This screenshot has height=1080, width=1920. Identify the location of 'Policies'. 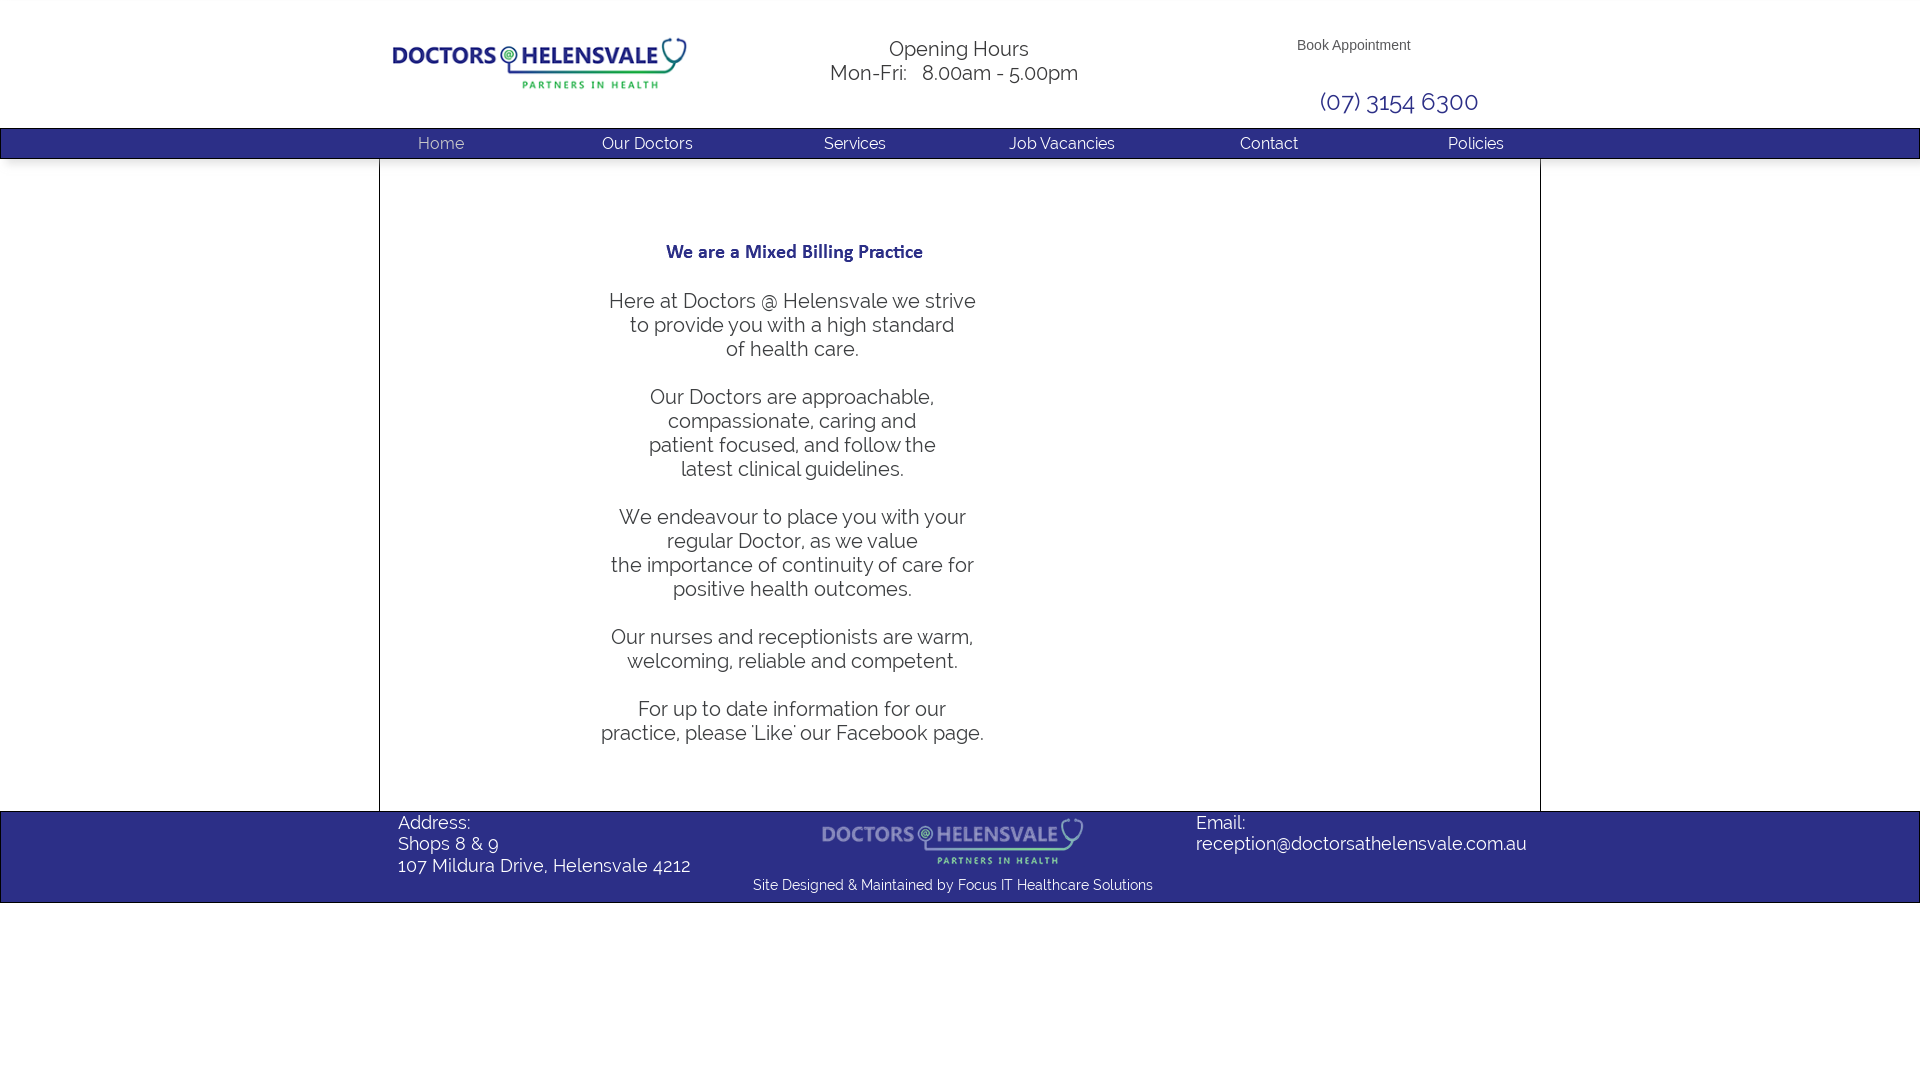
(1475, 142).